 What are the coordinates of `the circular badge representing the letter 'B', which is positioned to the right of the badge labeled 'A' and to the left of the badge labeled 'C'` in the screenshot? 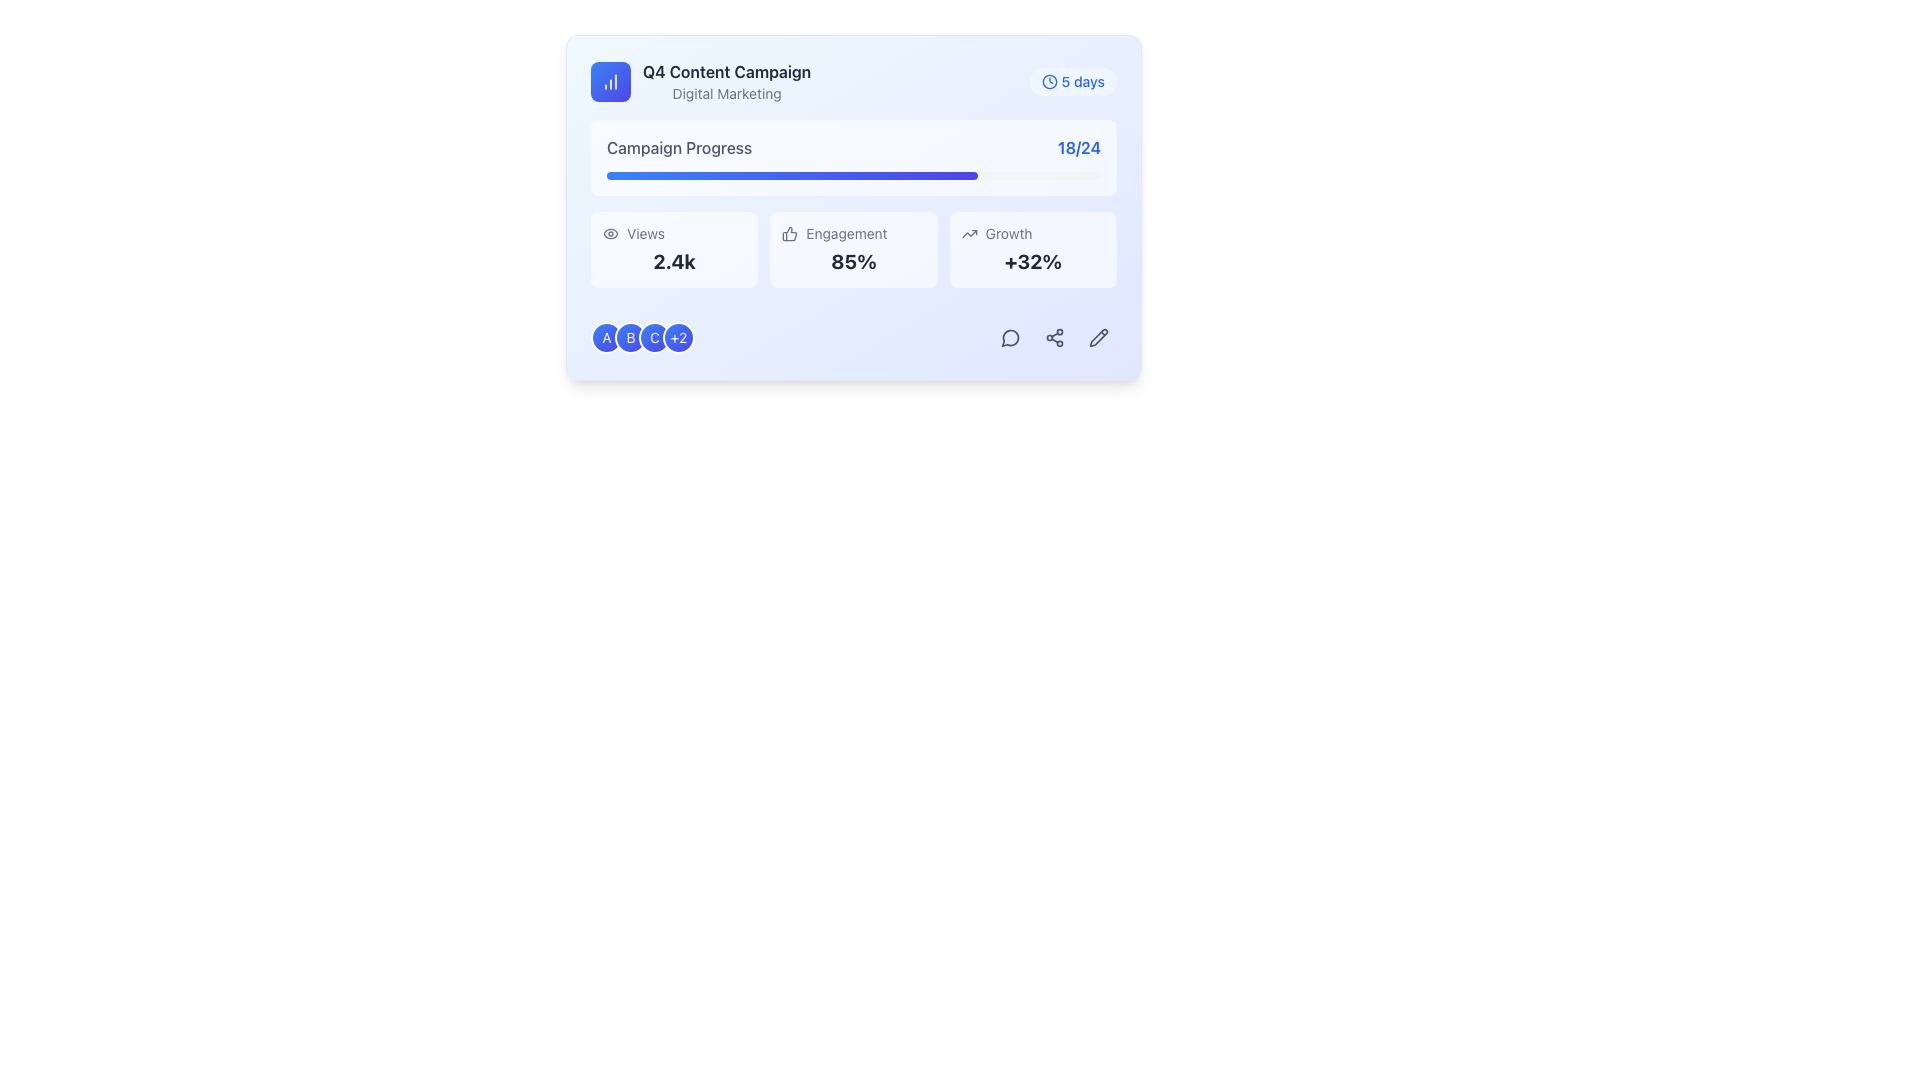 It's located at (629, 337).